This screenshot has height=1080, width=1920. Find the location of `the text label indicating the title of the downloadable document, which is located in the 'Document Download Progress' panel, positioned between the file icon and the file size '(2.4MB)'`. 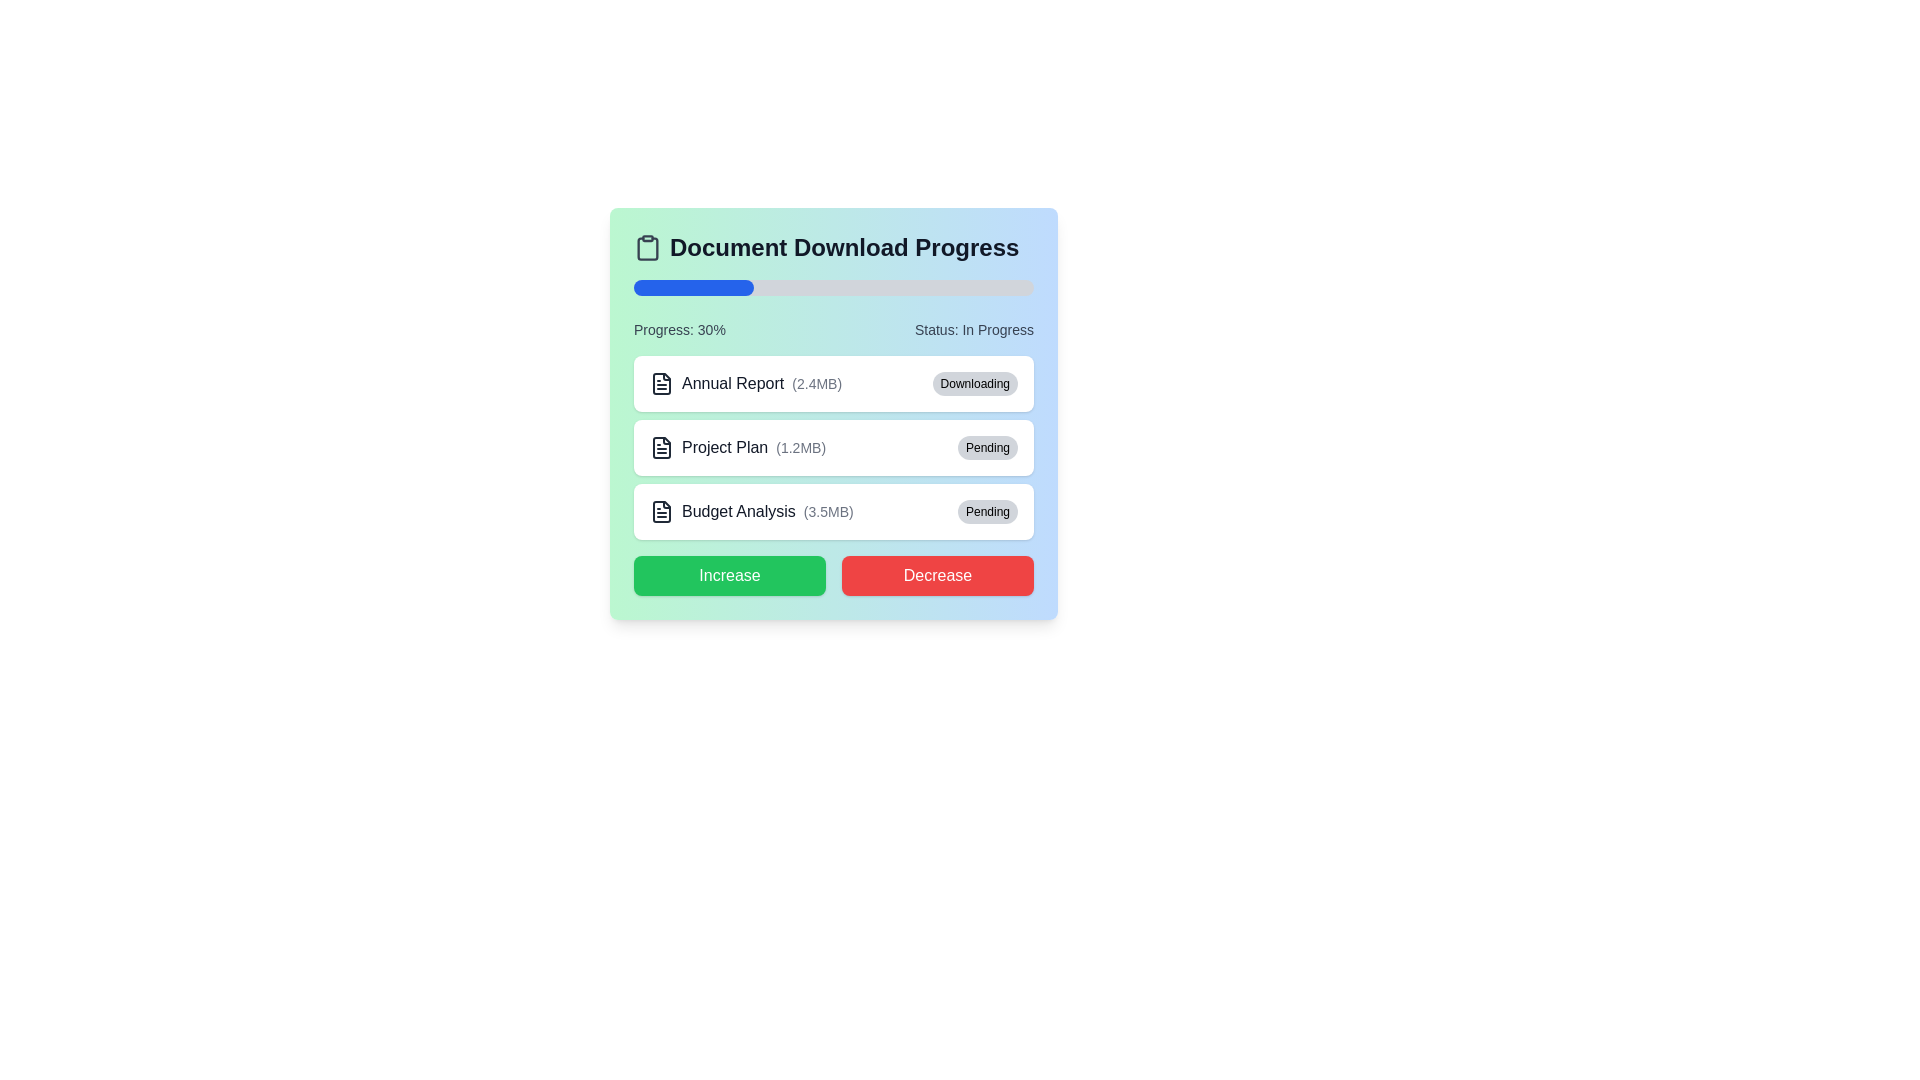

the text label indicating the title of the downloadable document, which is located in the 'Document Download Progress' panel, positioned between the file icon and the file size '(2.4MB)' is located at coordinates (732, 384).